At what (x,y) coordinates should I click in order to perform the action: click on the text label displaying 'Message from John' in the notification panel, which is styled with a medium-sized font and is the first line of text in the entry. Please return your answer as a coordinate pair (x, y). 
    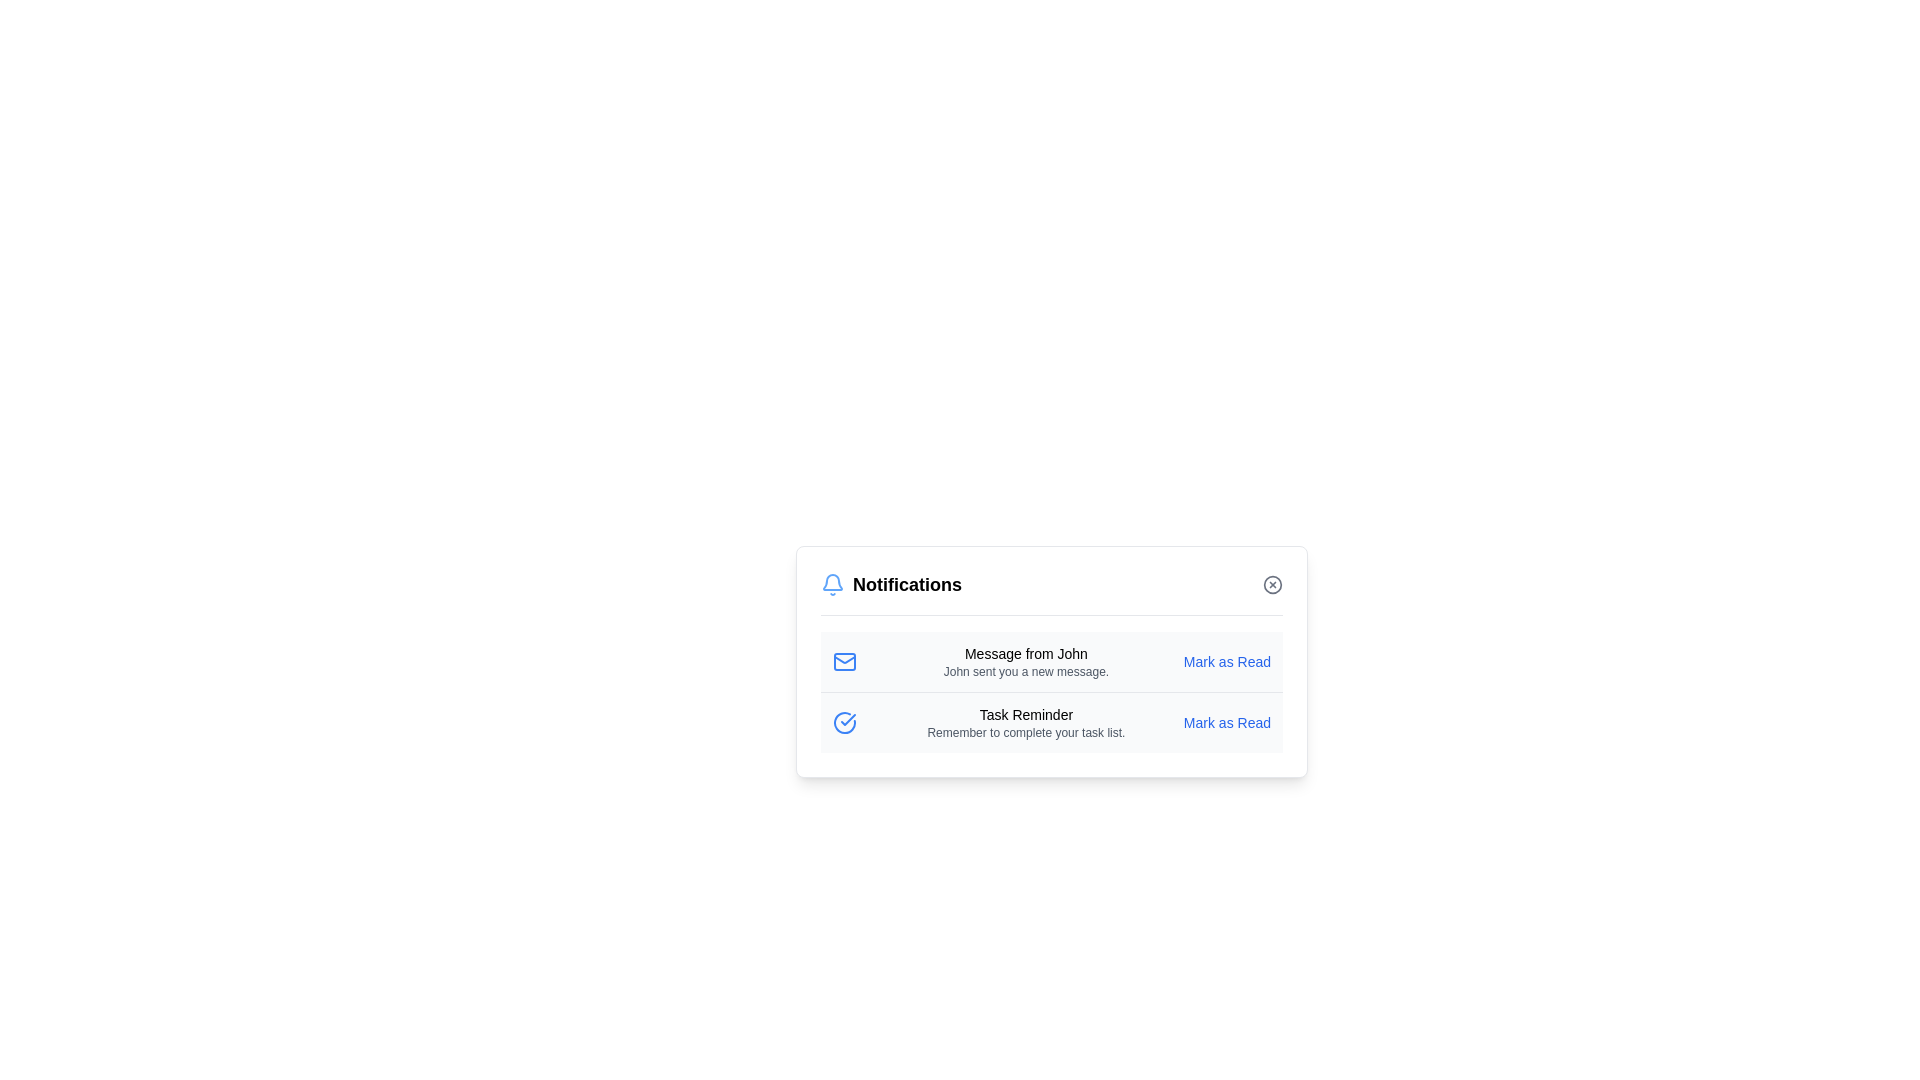
    Looking at the image, I should click on (1026, 654).